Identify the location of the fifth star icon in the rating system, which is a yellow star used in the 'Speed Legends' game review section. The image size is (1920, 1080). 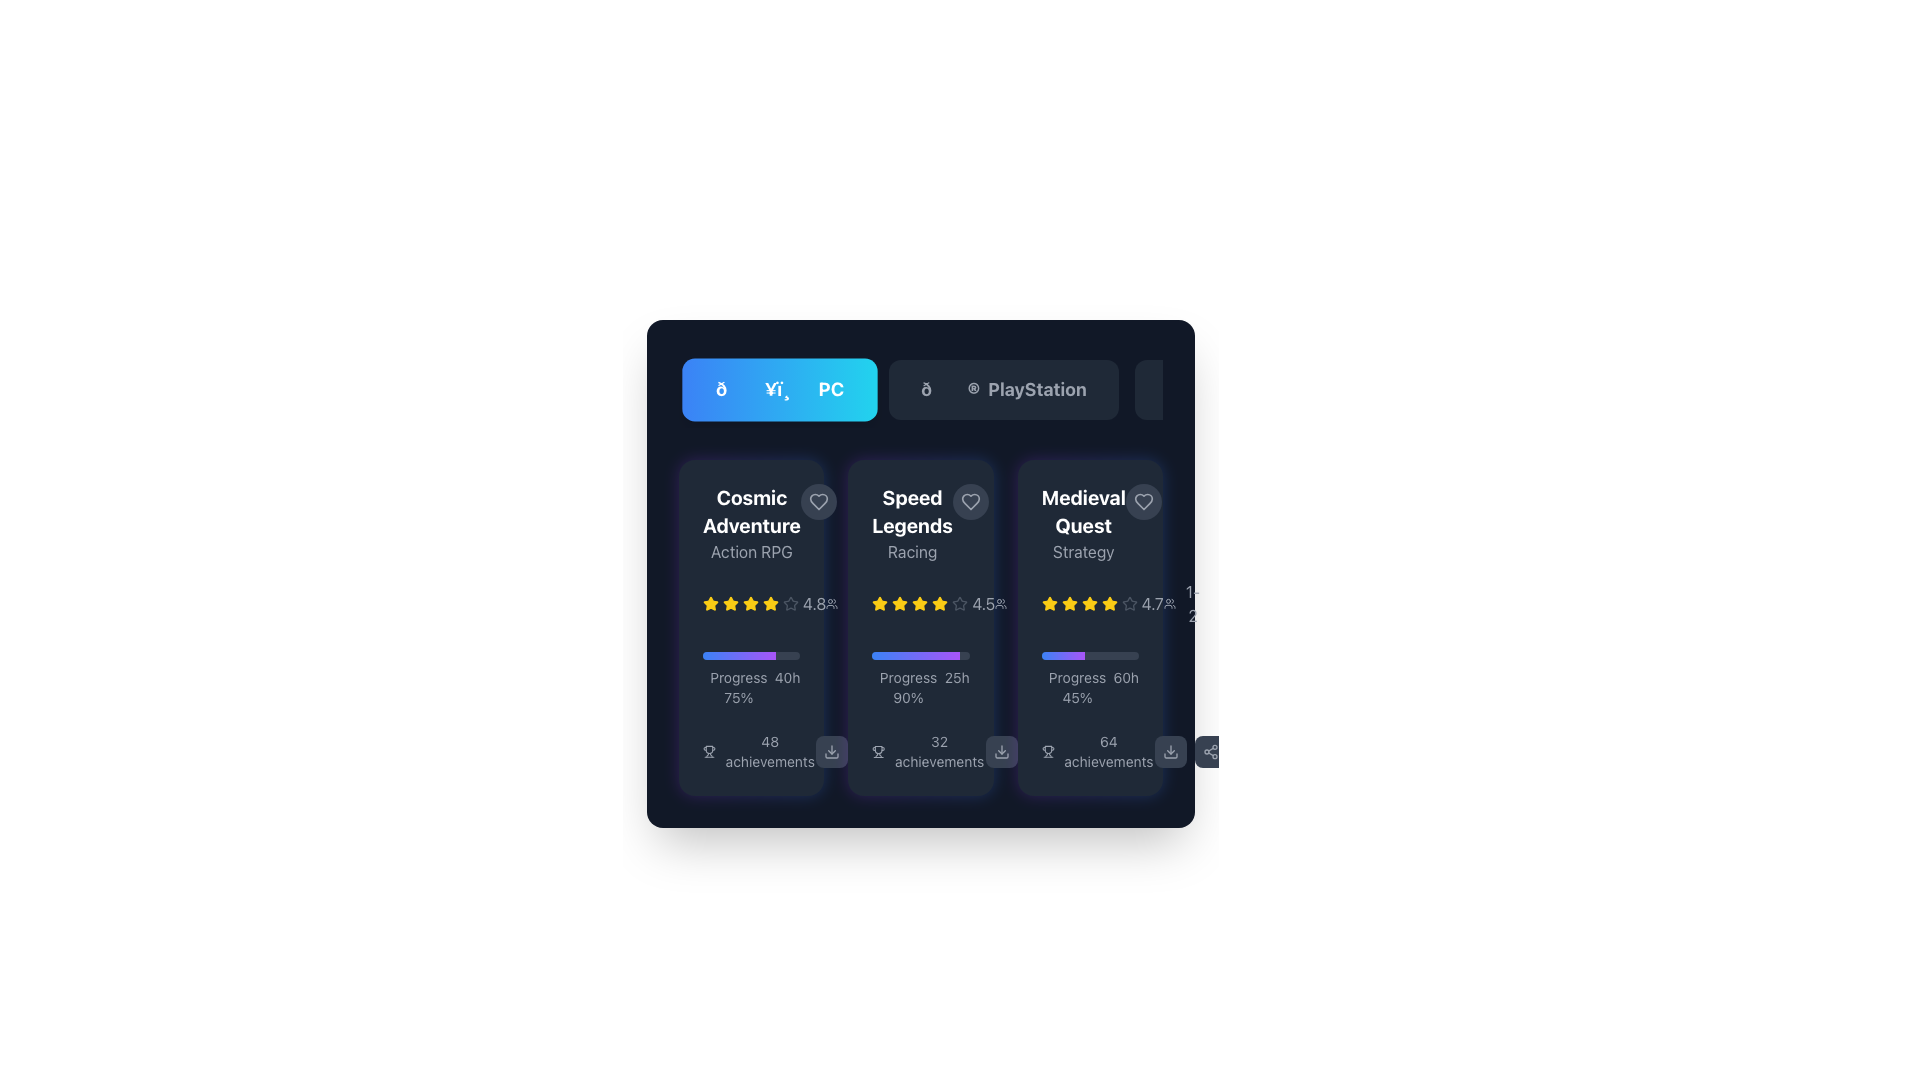
(919, 603).